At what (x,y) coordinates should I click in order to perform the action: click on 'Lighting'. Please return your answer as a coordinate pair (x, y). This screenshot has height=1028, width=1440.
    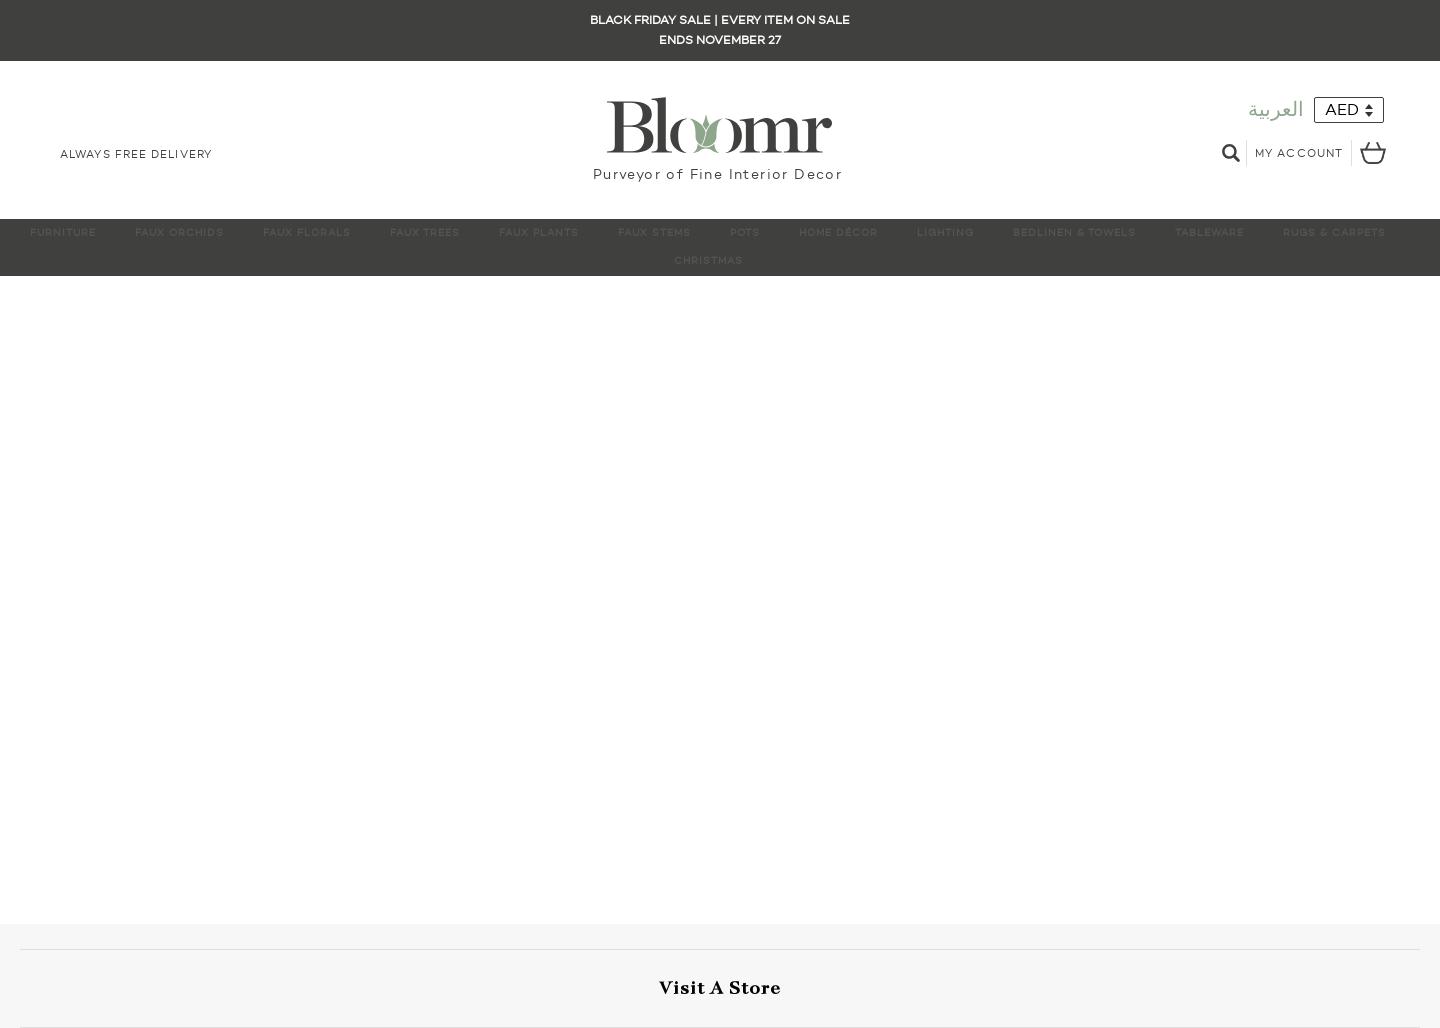
    Looking at the image, I should click on (945, 231).